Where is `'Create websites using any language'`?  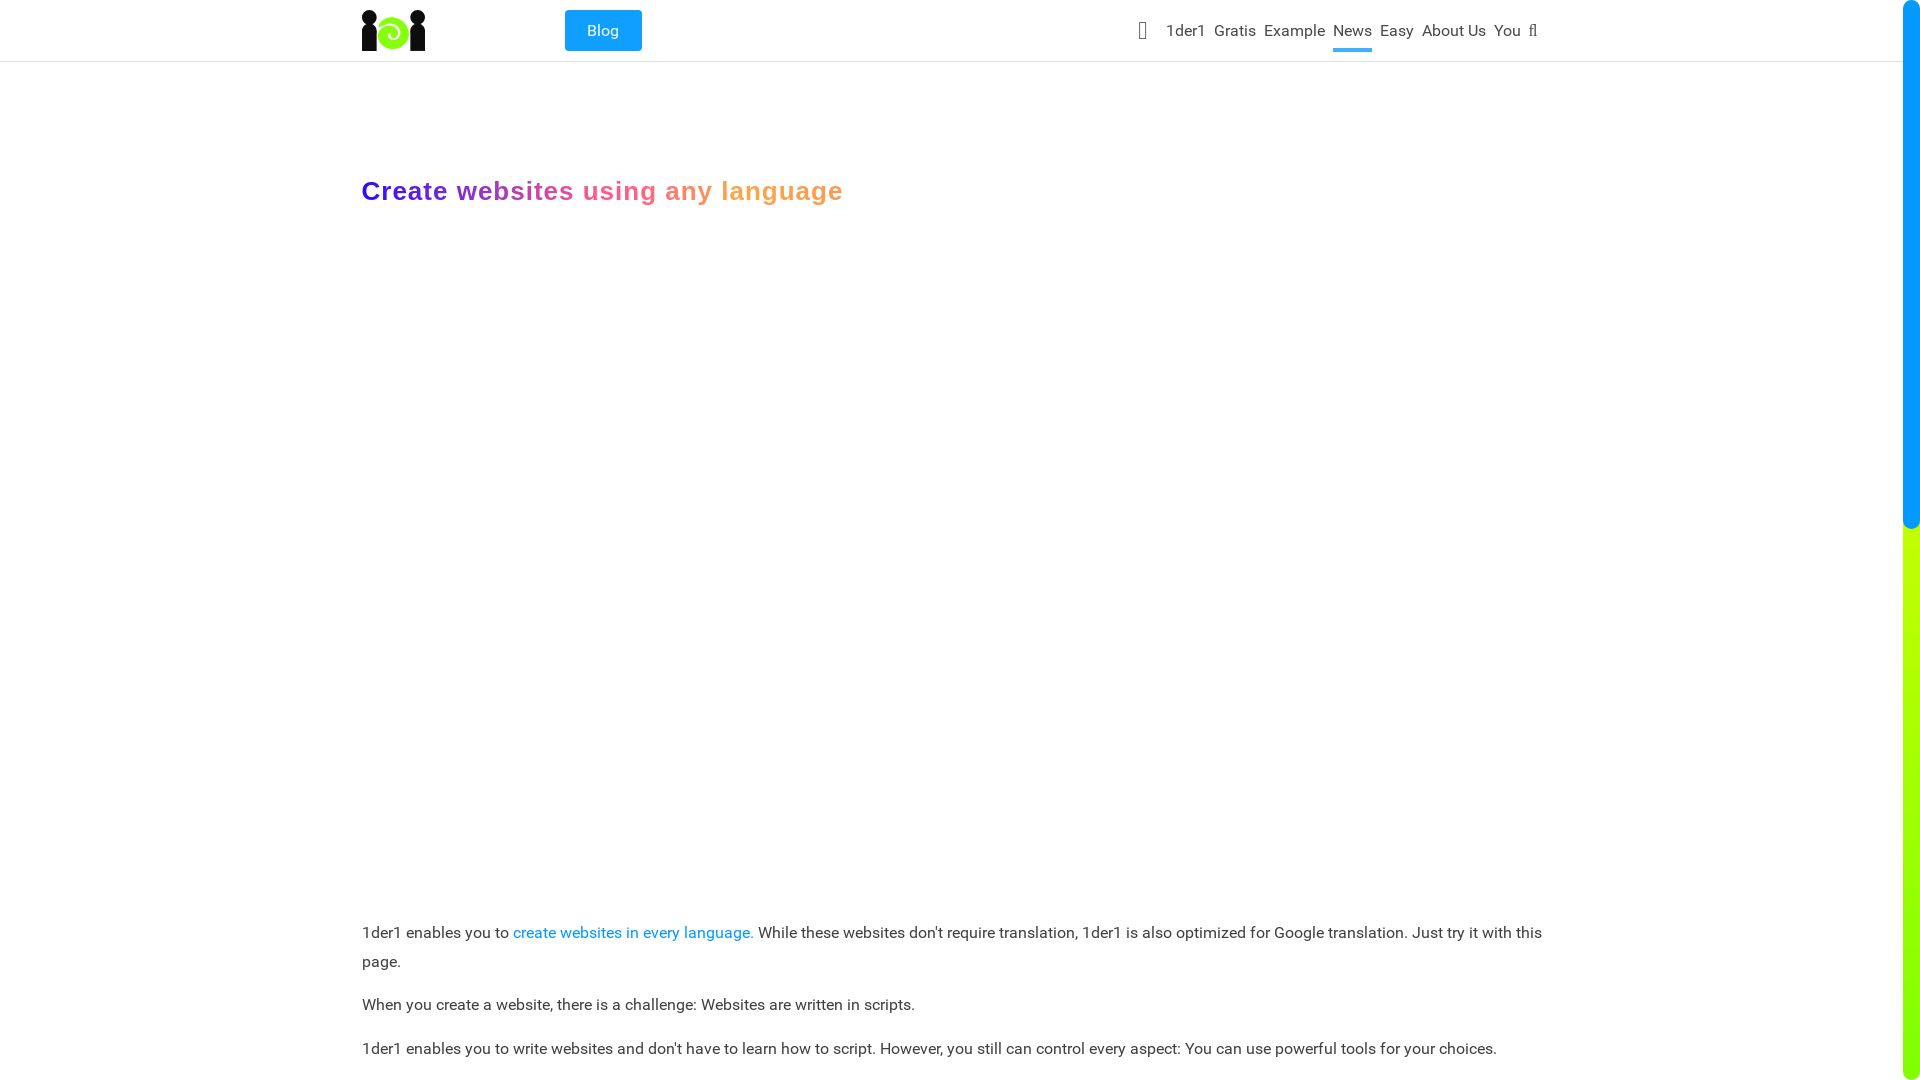 'Create websites using any language' is located at coordinates (602, 191).